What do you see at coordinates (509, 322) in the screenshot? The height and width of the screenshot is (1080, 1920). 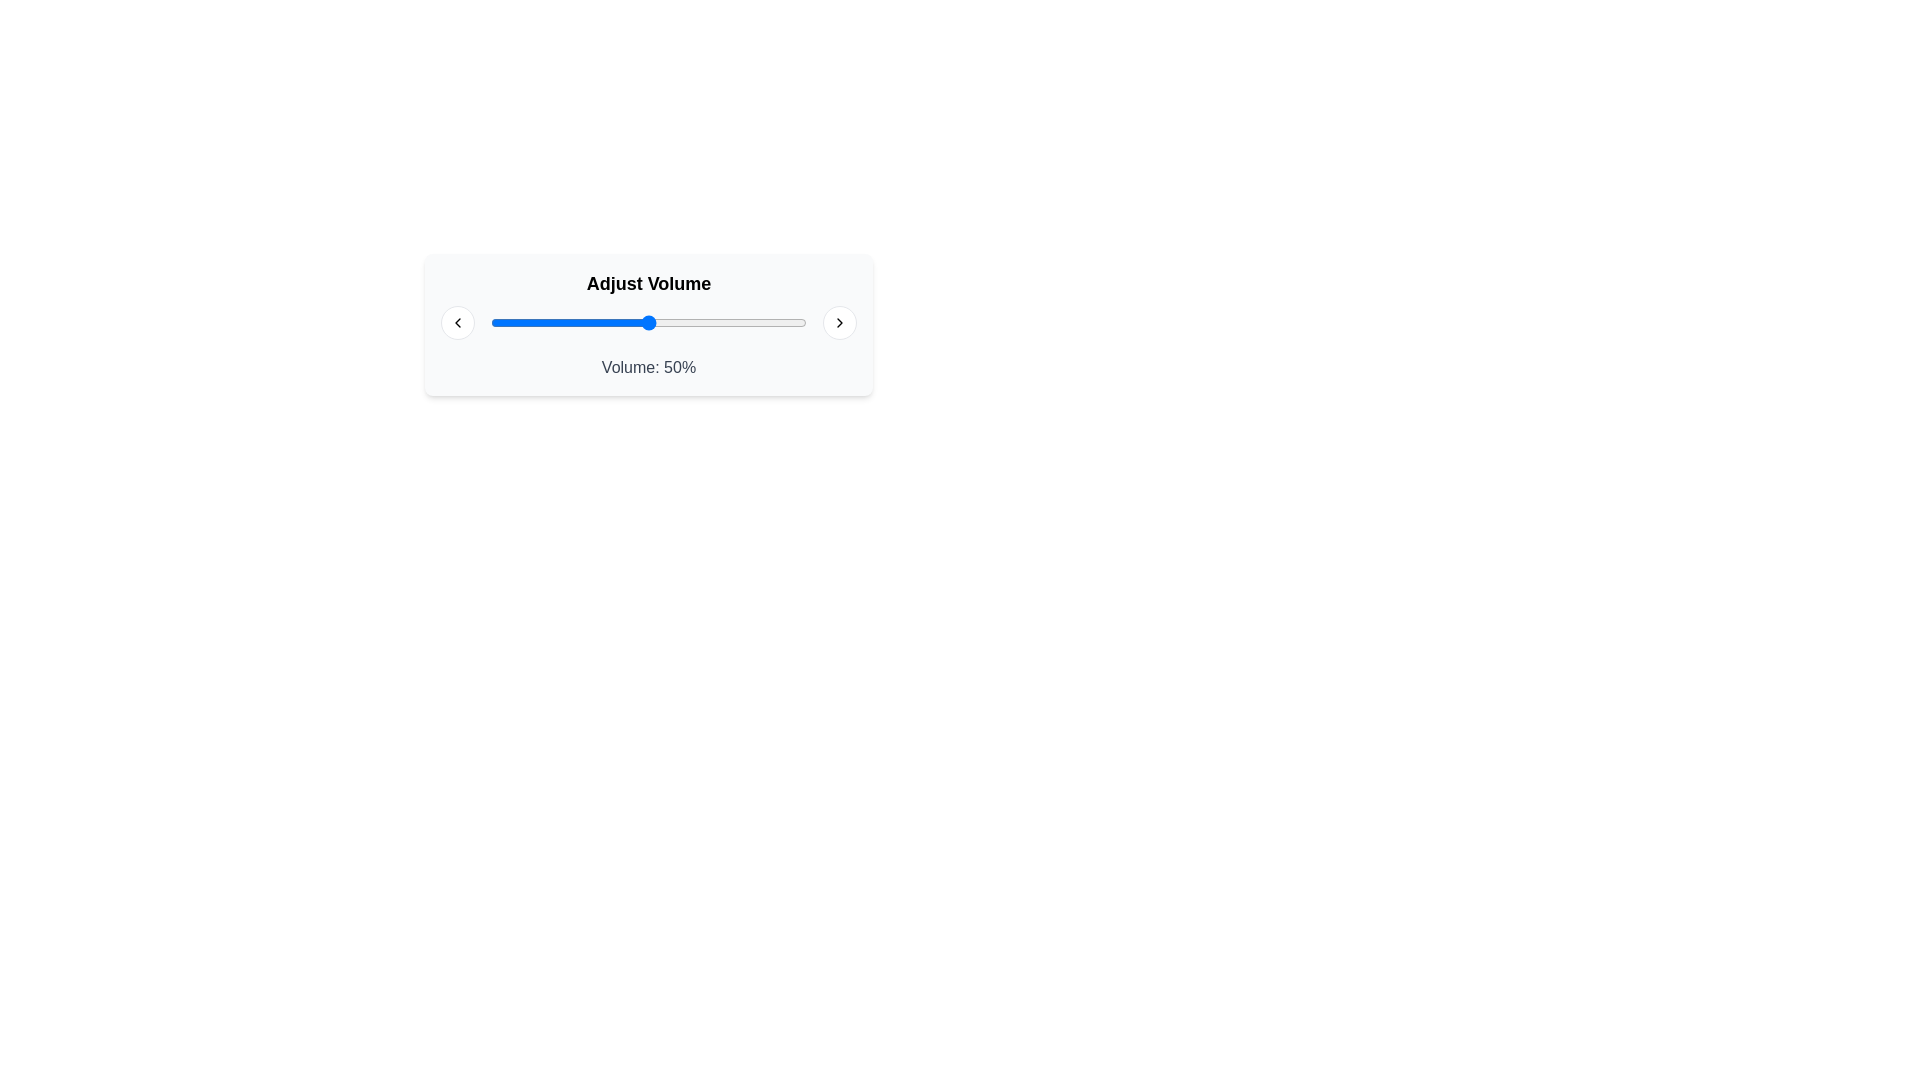 I see `the slider` at bounding box center [509, 322].